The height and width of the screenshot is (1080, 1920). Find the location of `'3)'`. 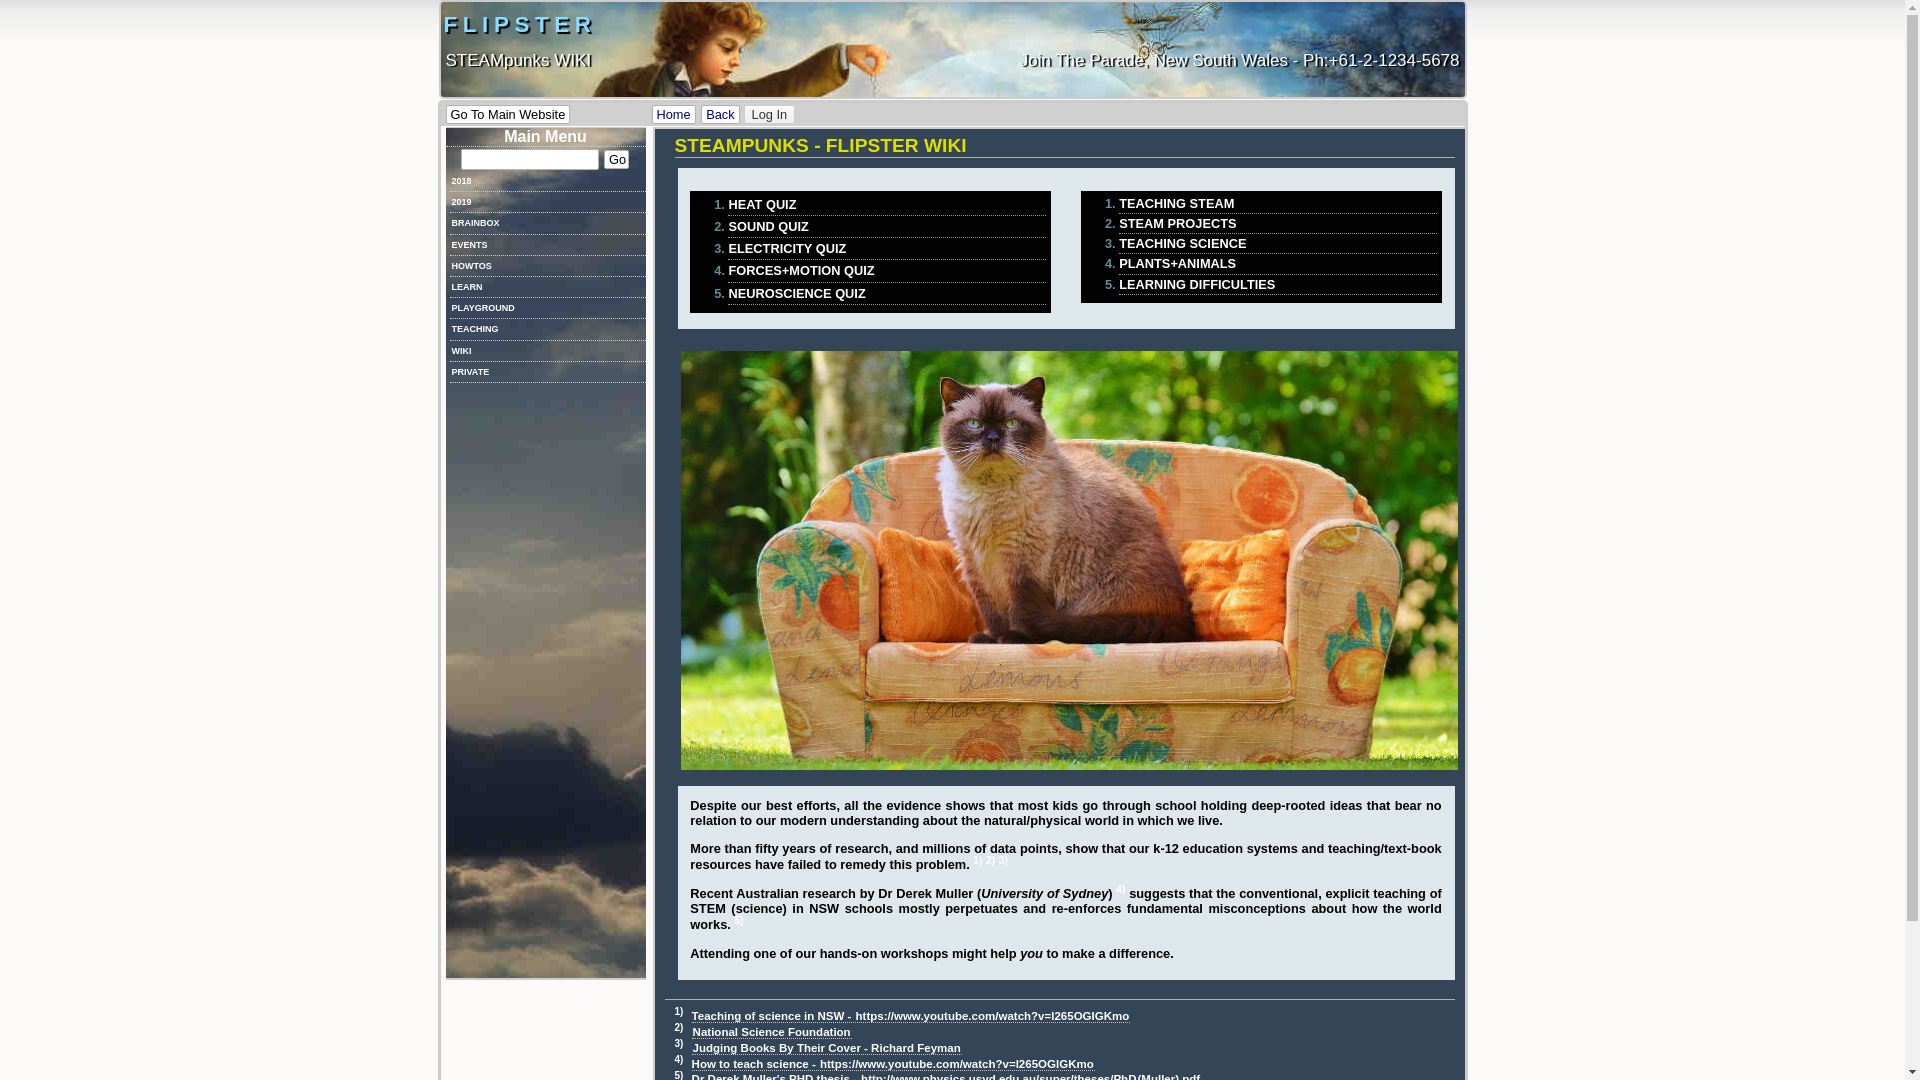

'3)' is located at coordinates (673, 1042).